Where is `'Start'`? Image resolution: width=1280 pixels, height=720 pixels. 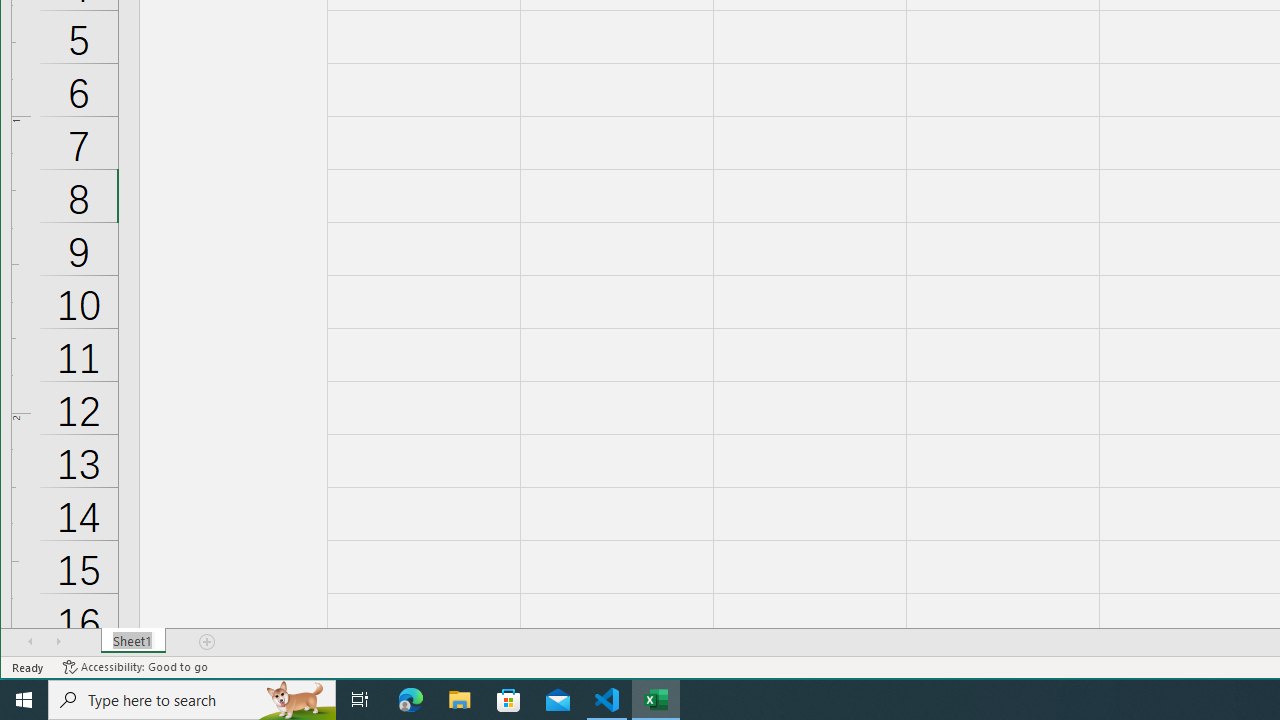 'Start' is located at coordinates (24, 698).